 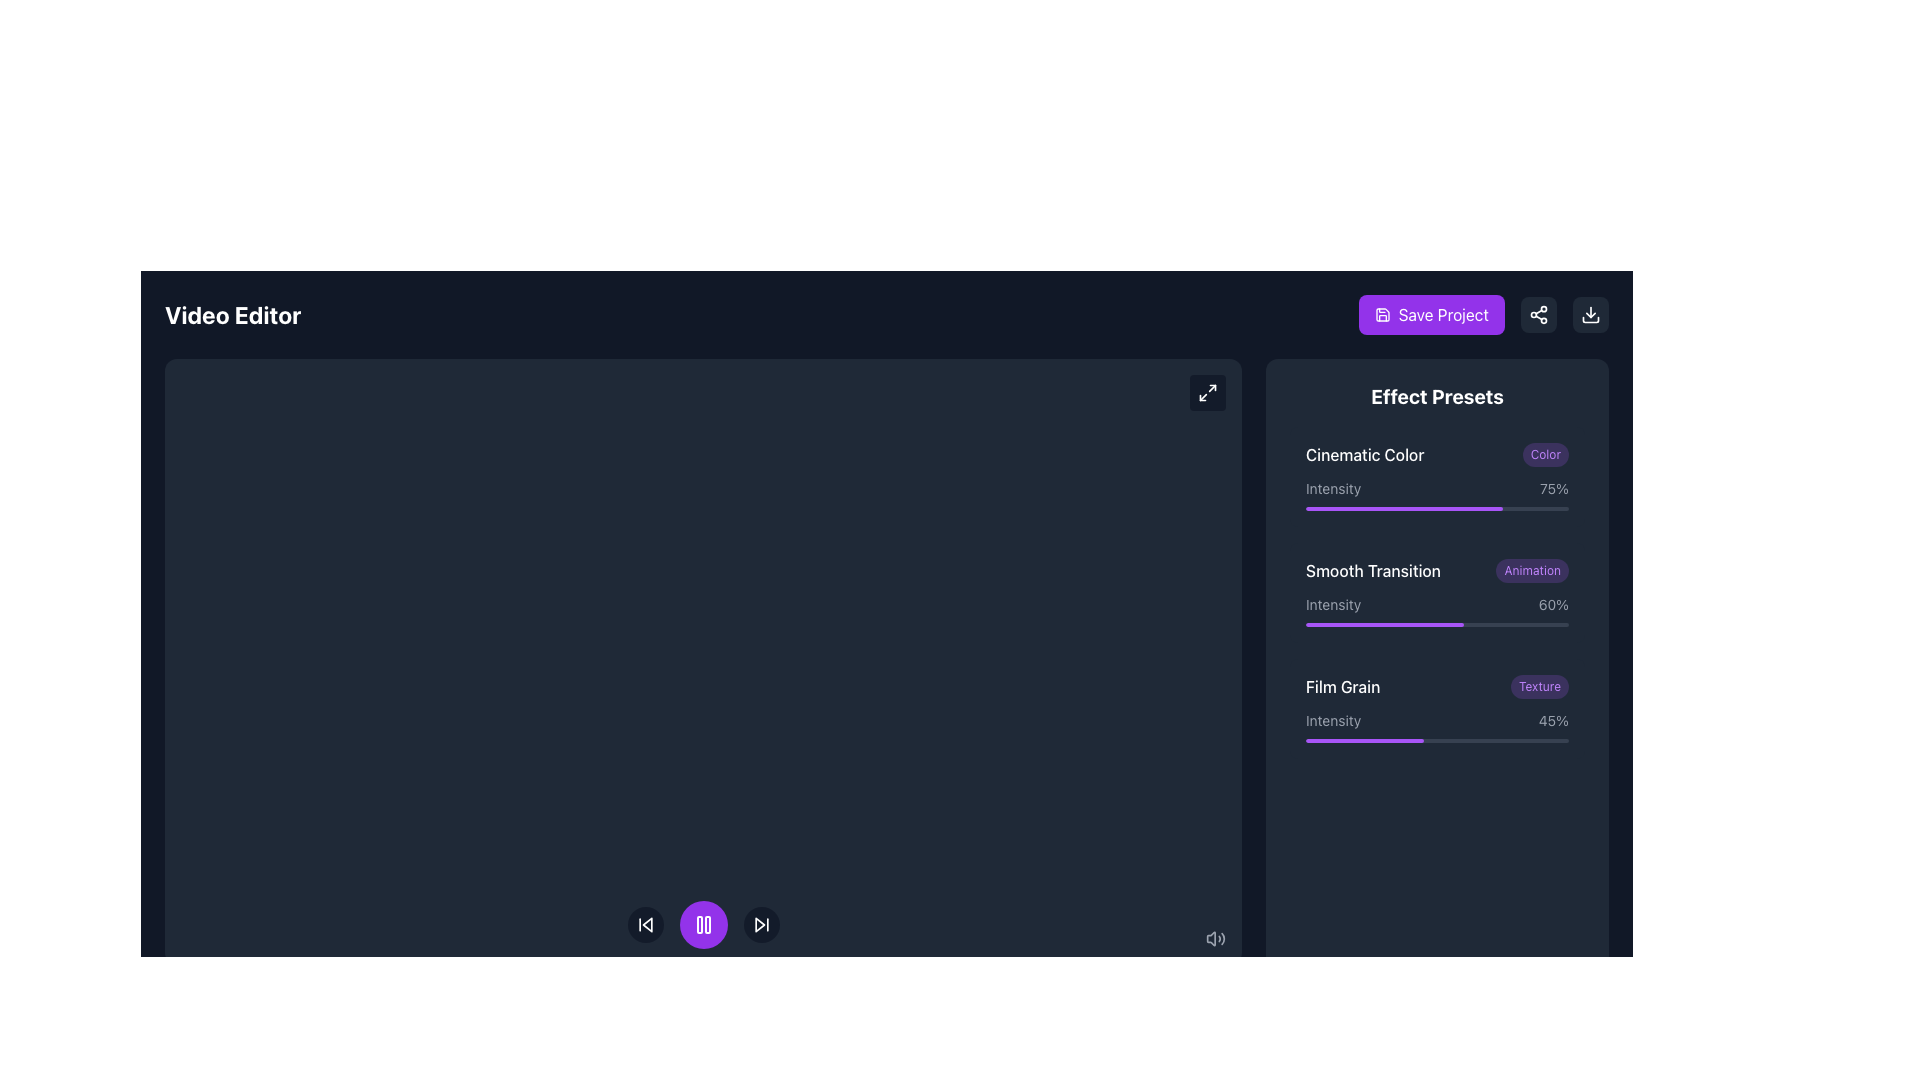 I want to click on the purple 'Save Project' button located in the top-right corner of the interface, so click(x=1483, y=315).